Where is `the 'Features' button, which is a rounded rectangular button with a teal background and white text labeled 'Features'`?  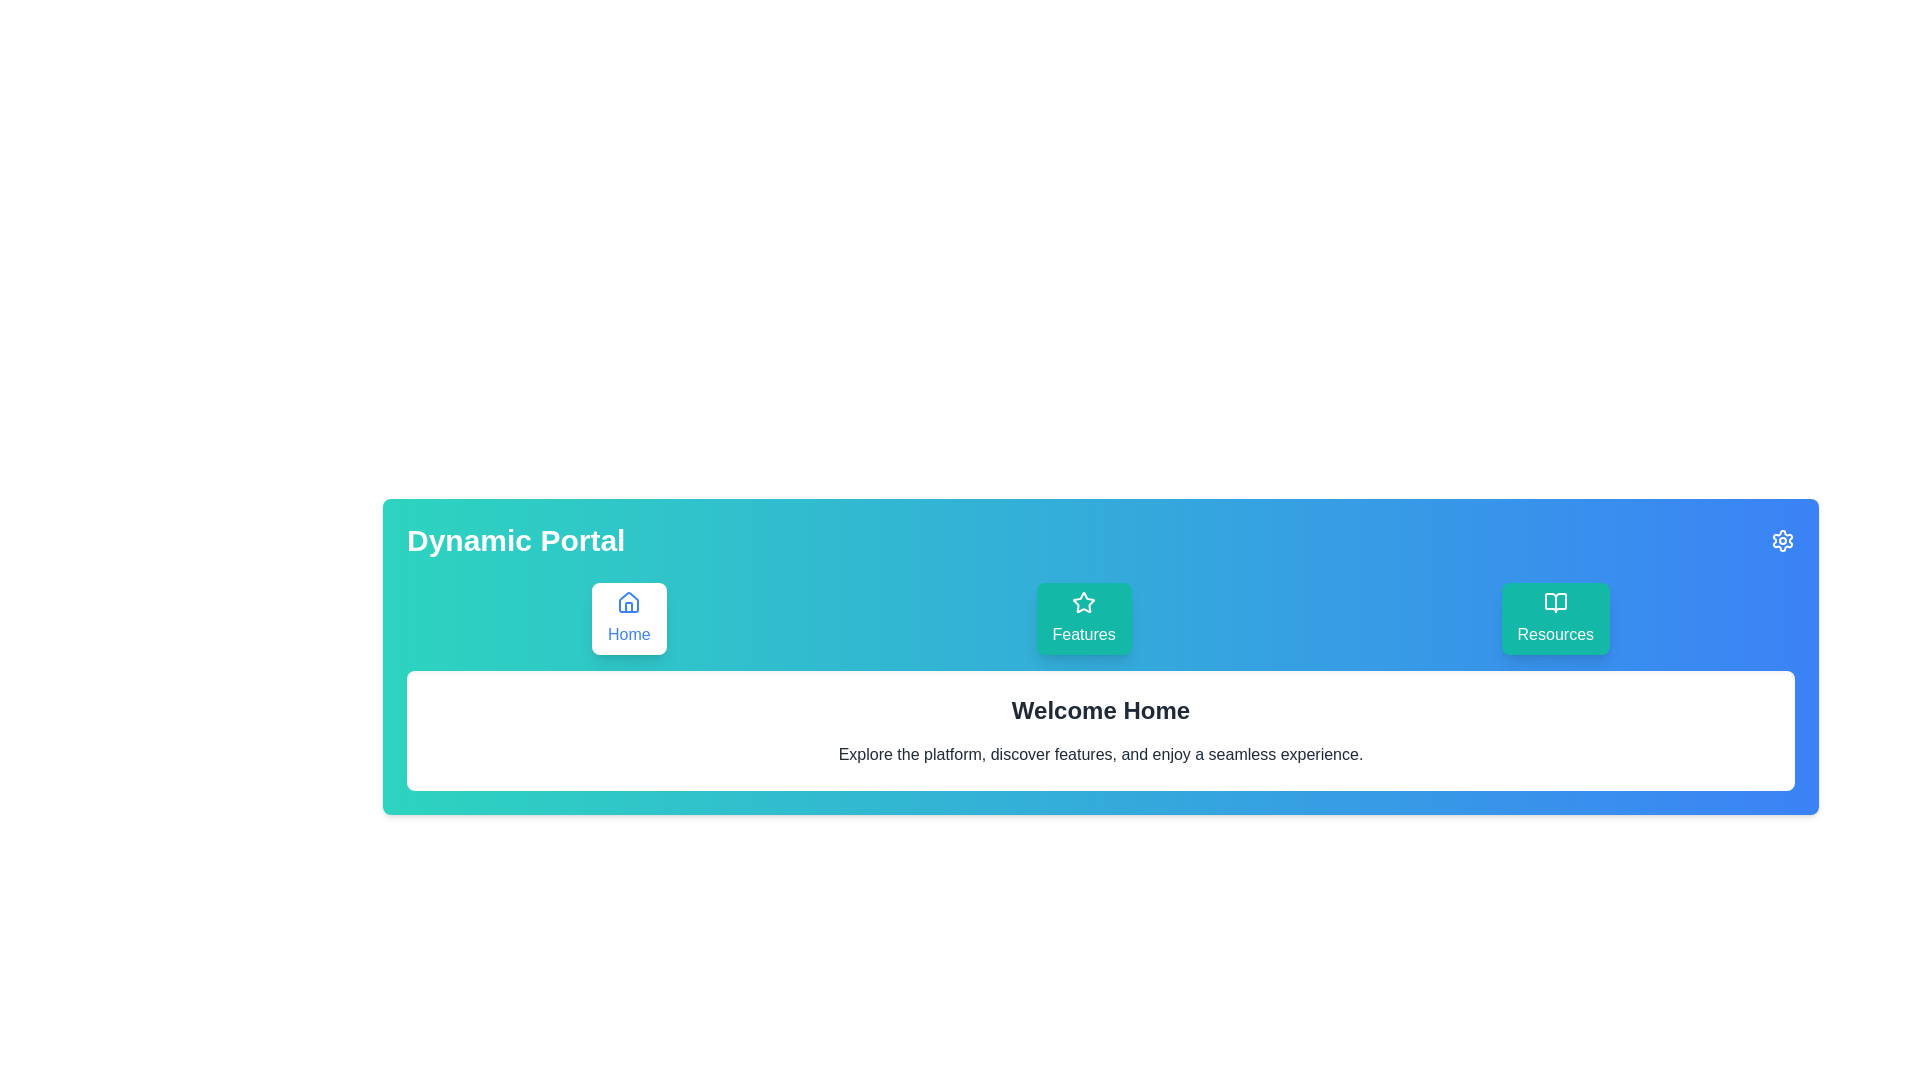 the 'Features' button, which is a rounded rectangular button with a teal background and white text labeled 'Features' is located at coordinates (1083, 617).